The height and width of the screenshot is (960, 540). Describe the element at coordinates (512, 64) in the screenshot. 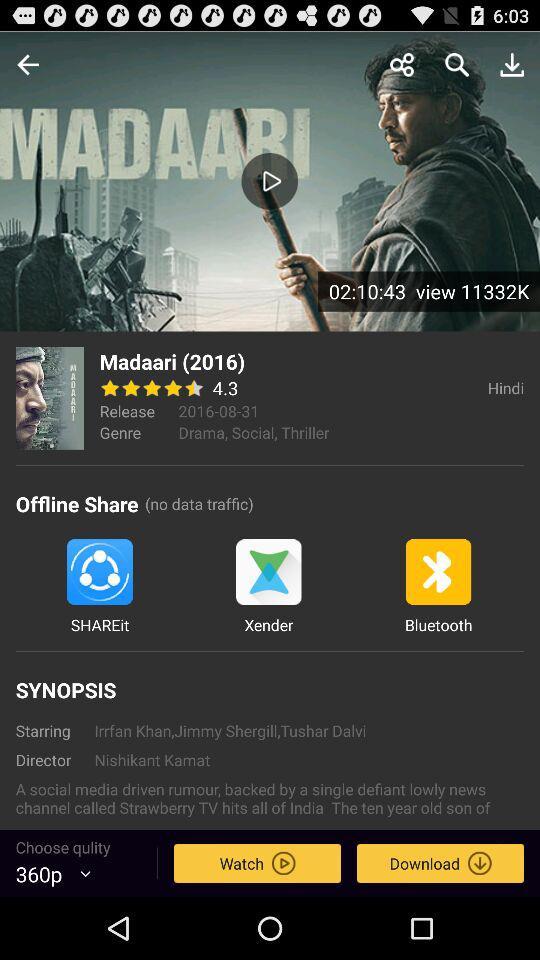

I see `download button right to search symbol` at that location.